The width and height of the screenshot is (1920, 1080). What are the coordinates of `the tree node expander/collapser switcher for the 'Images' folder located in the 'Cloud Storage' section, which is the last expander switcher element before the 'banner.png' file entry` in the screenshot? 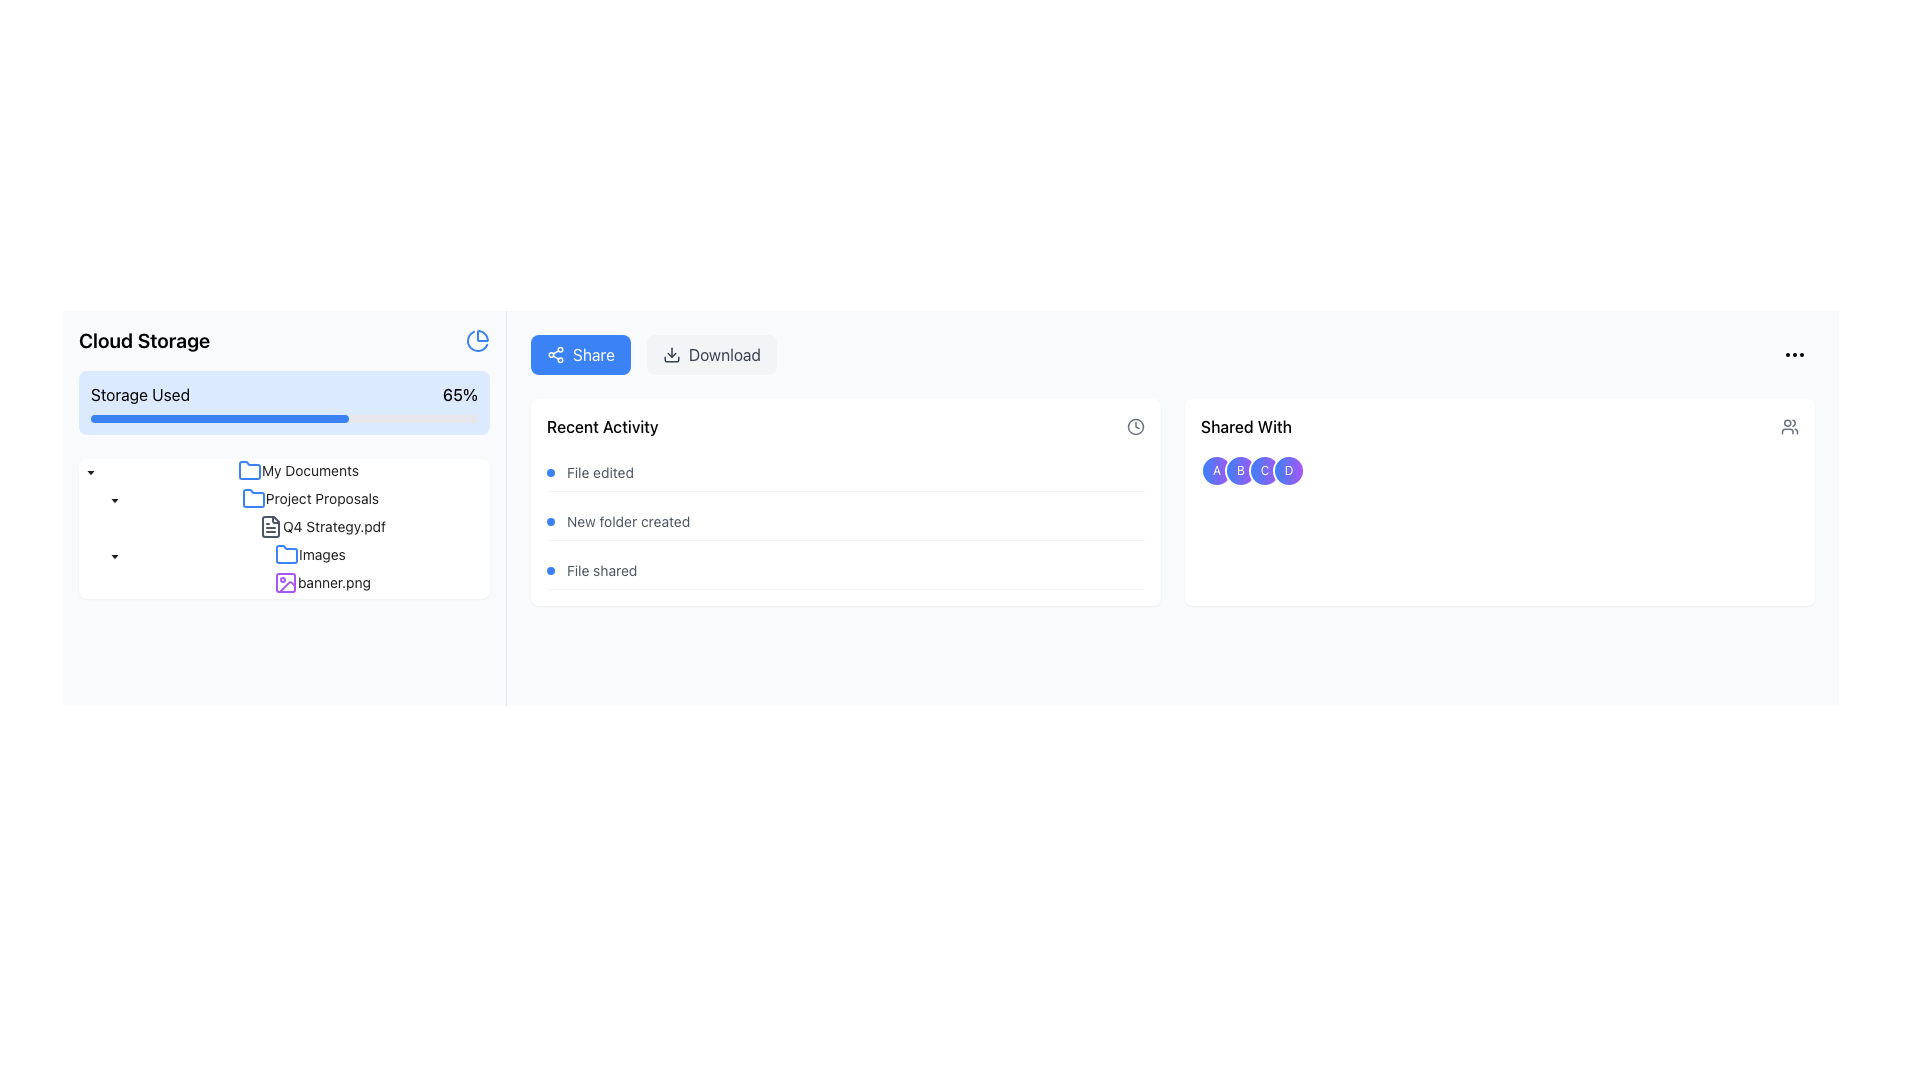 It's located at (138, 582).